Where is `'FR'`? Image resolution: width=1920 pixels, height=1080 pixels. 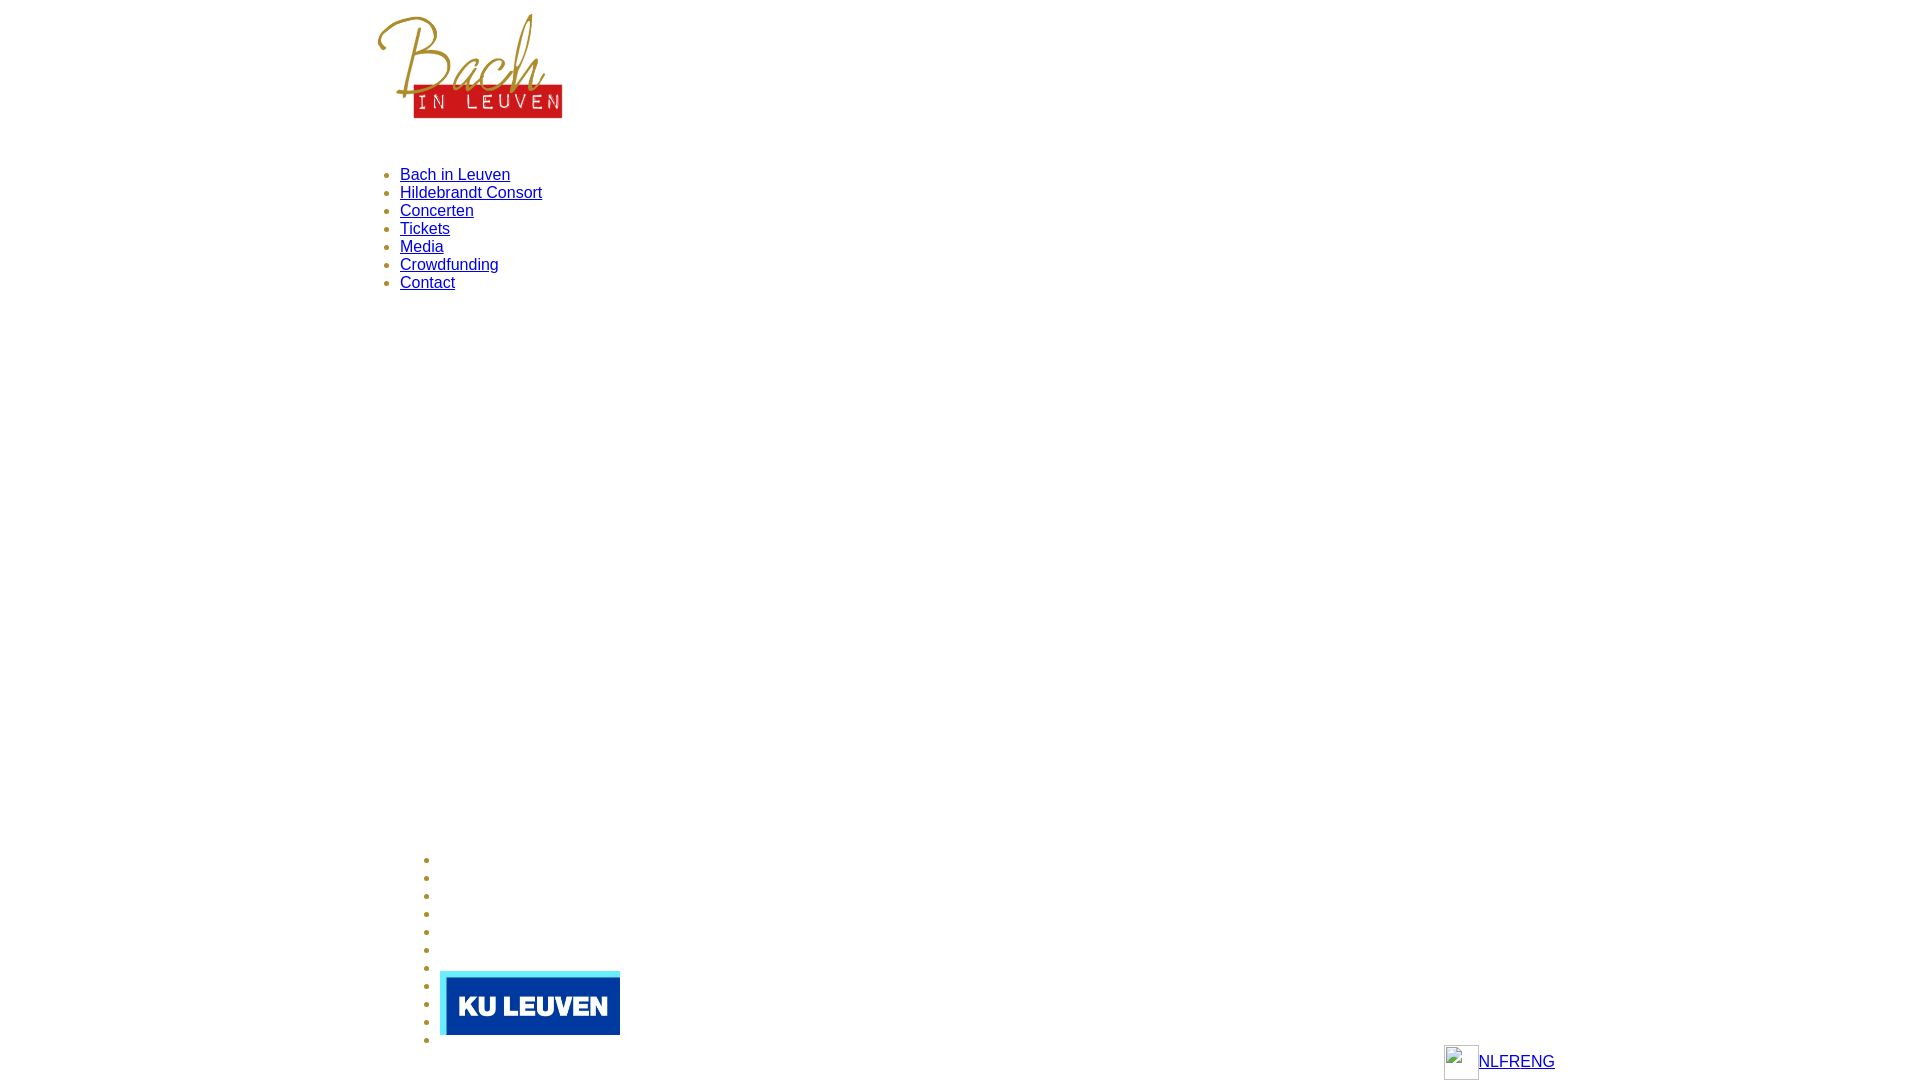
'FR' is located at coordinates (1509, 1060).